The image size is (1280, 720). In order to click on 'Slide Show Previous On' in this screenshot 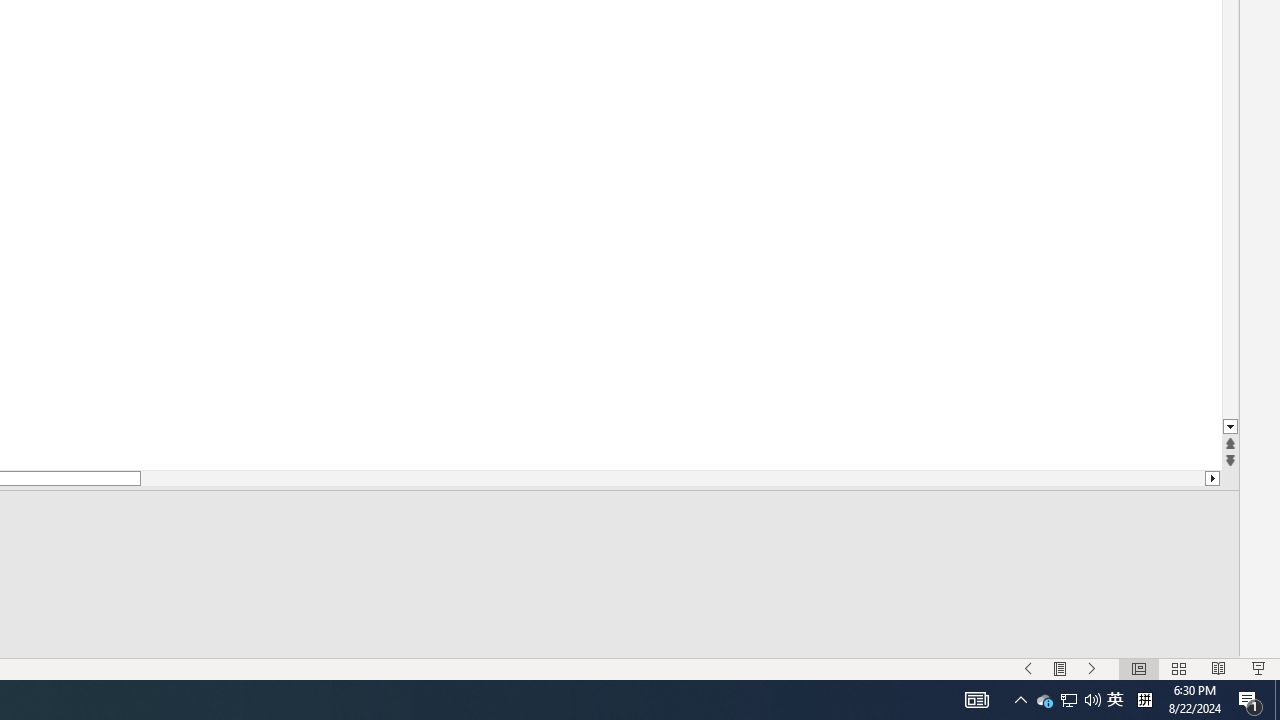, I will do `click(1028, 669)`.